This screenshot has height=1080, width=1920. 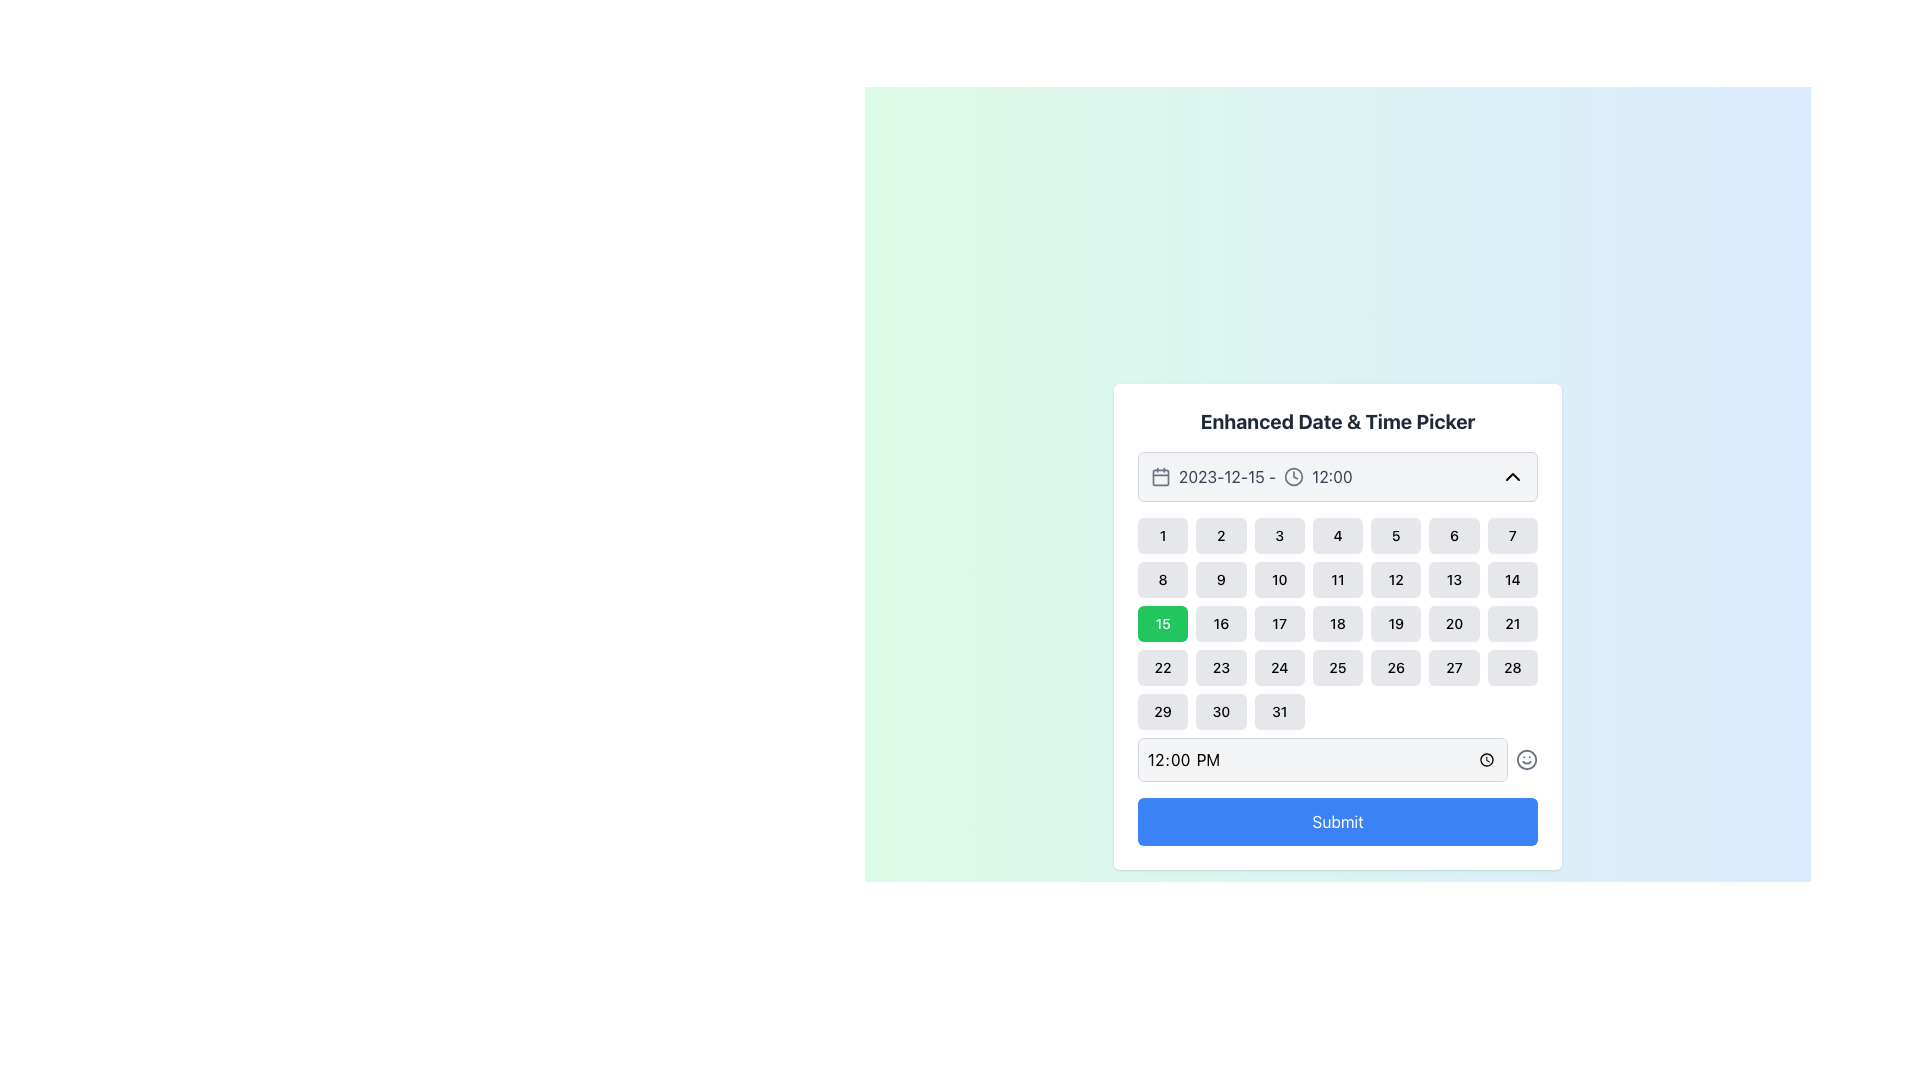 What do you see at coordinates (1220, 711) in the screenshot?
I see `the small rectangular button labeled '30' with rounded corners in the date picker widget` at bounding box center [1220, 711].